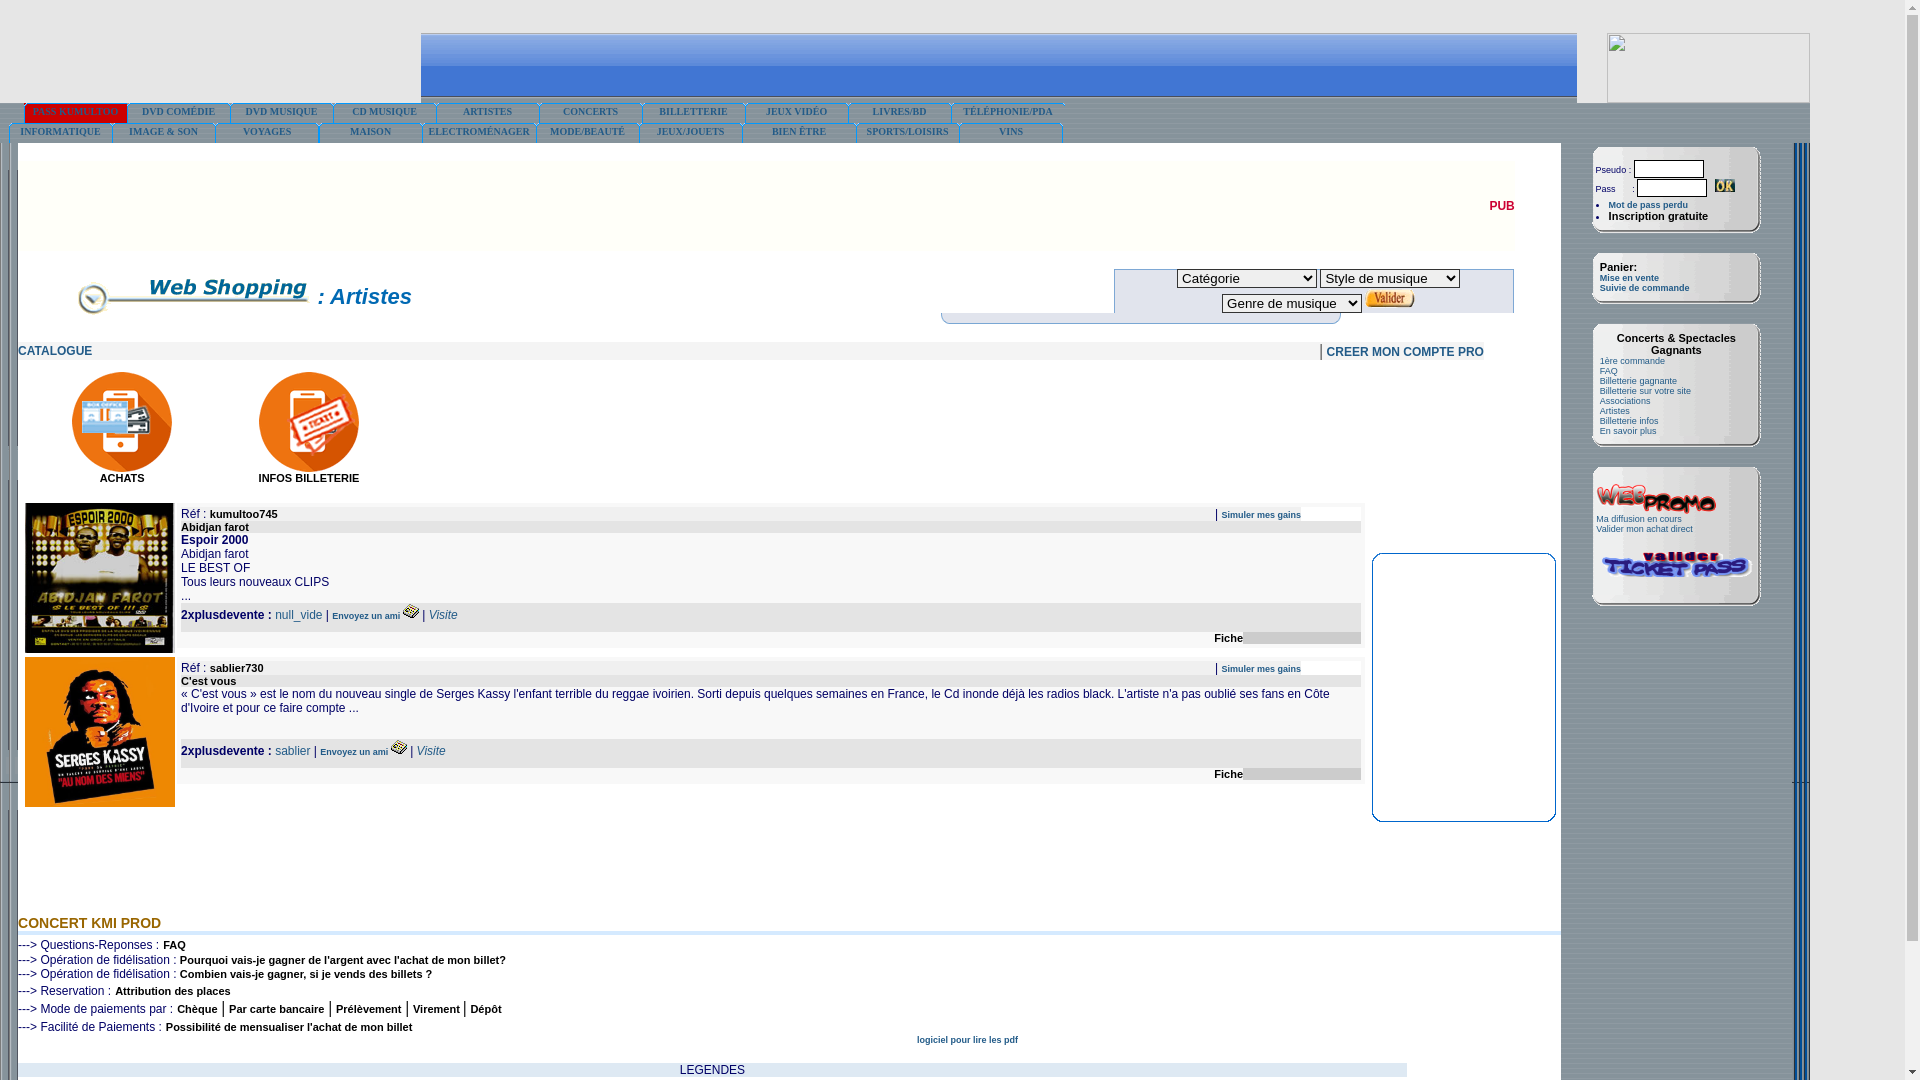 This screenshot has height=1080, width=1920. What do you see at coordinates (1629, 277) in the screenshot?
I see `'Mise en vente'` at bounding box center [1629, 277].